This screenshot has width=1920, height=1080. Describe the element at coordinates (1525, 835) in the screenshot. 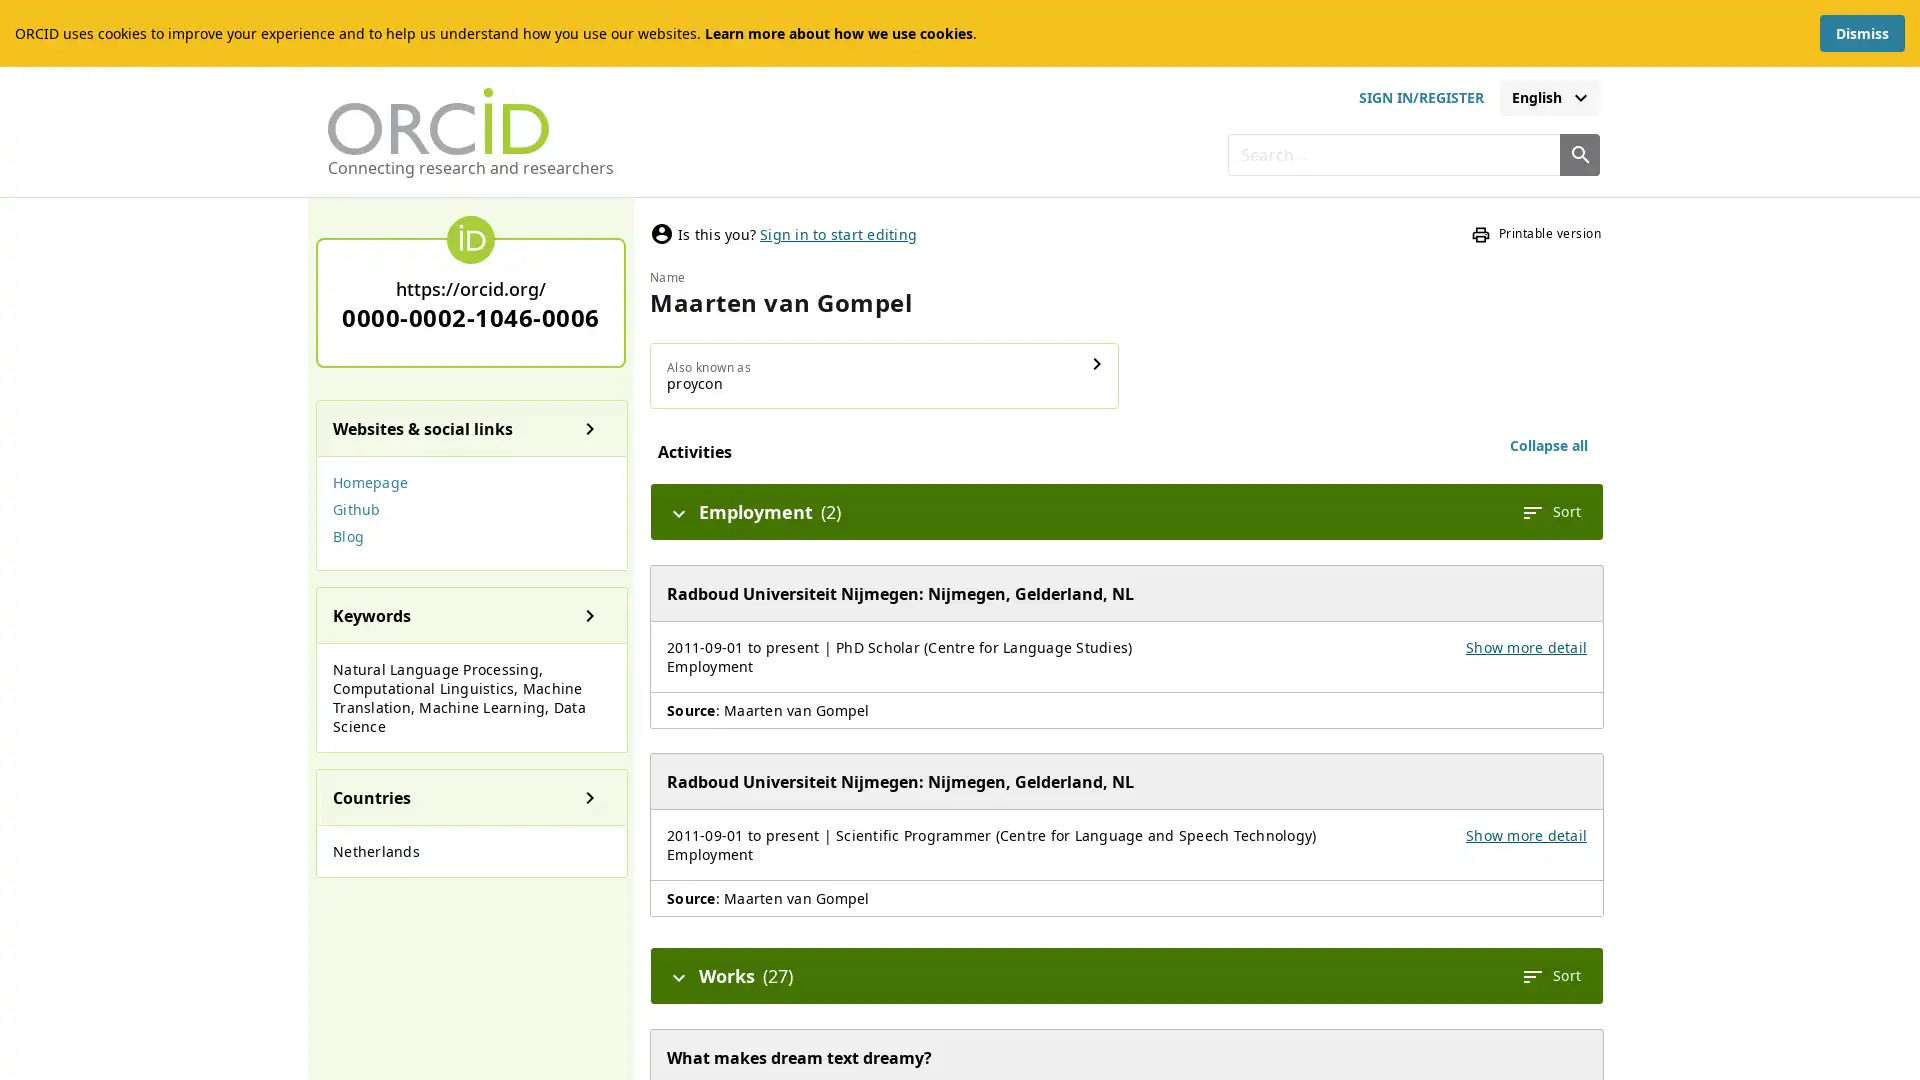

I see `Show more detail` at that location.